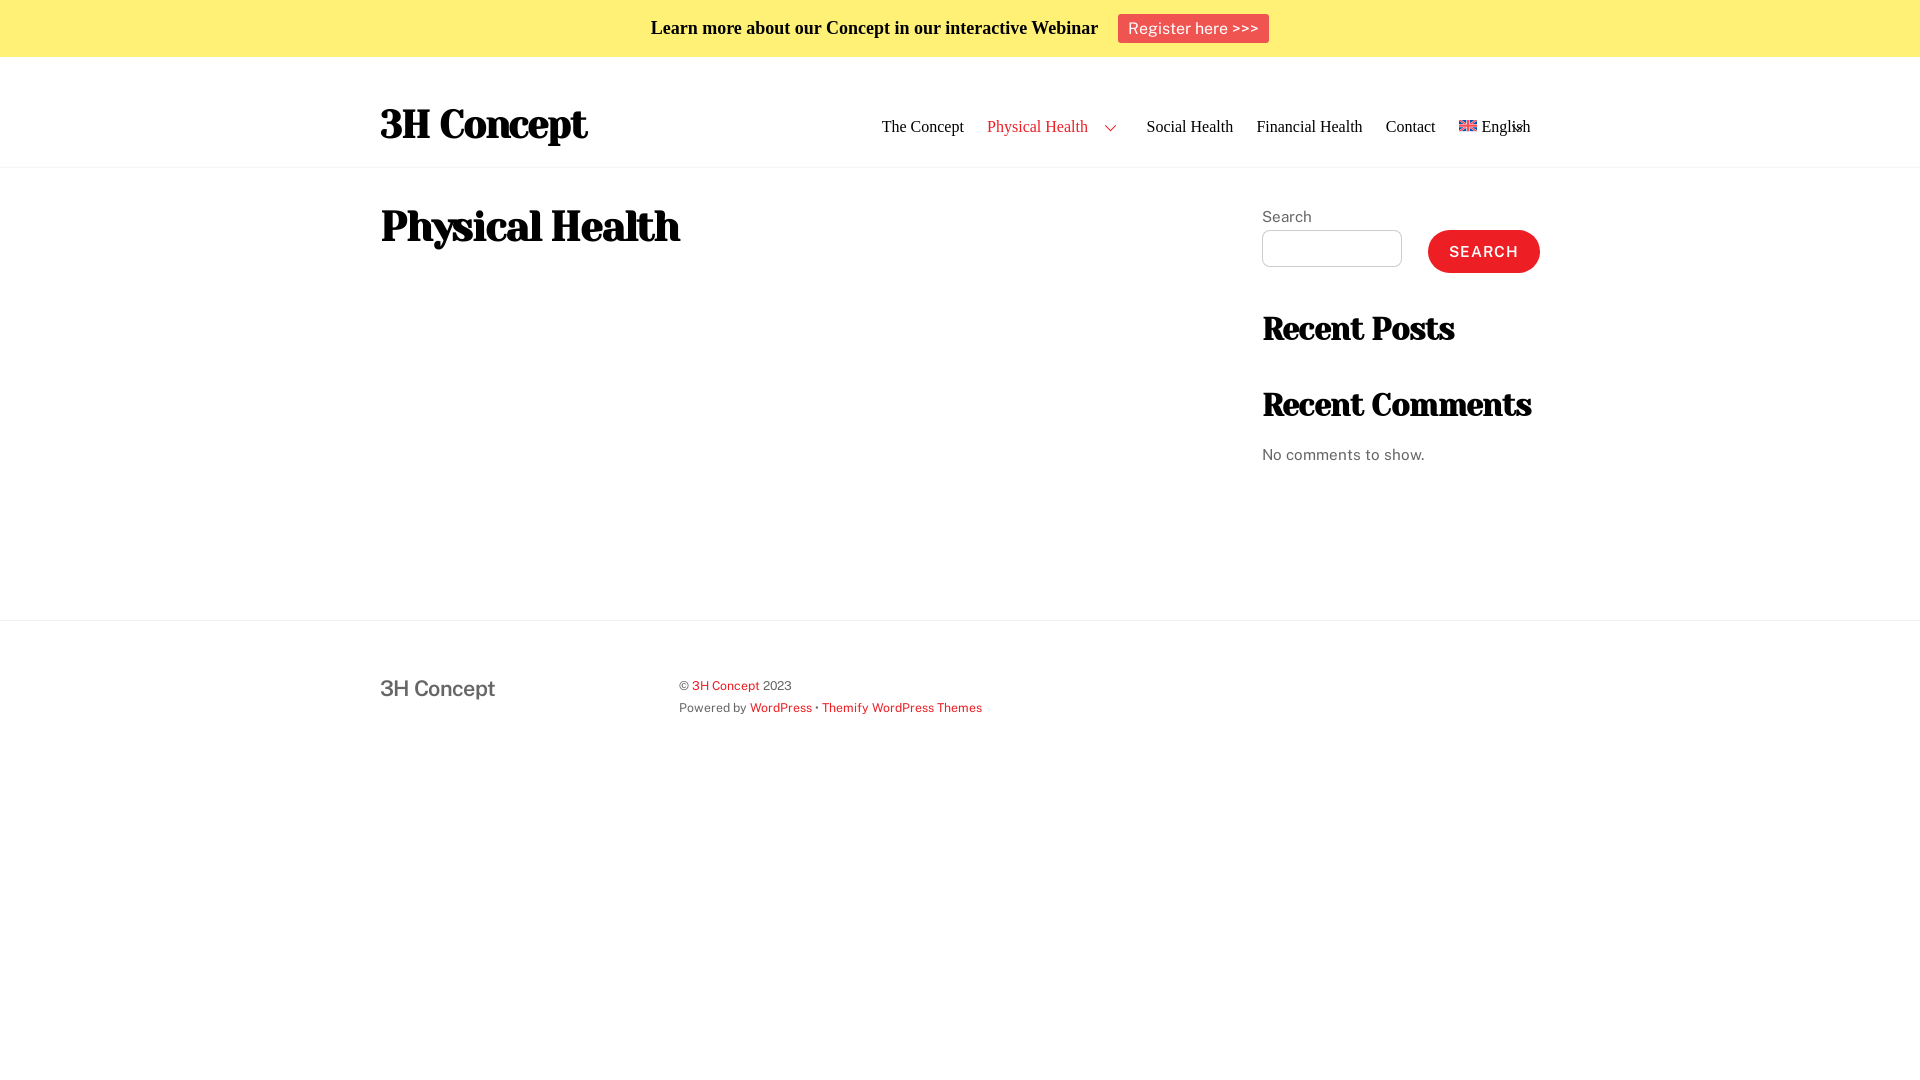 This screenshot has width=1920, height=1080. What do you see at coordinates (821, 706) in the screenshot?
I see `'Themify WordPress Themes'` at bounding box center [821, 706].